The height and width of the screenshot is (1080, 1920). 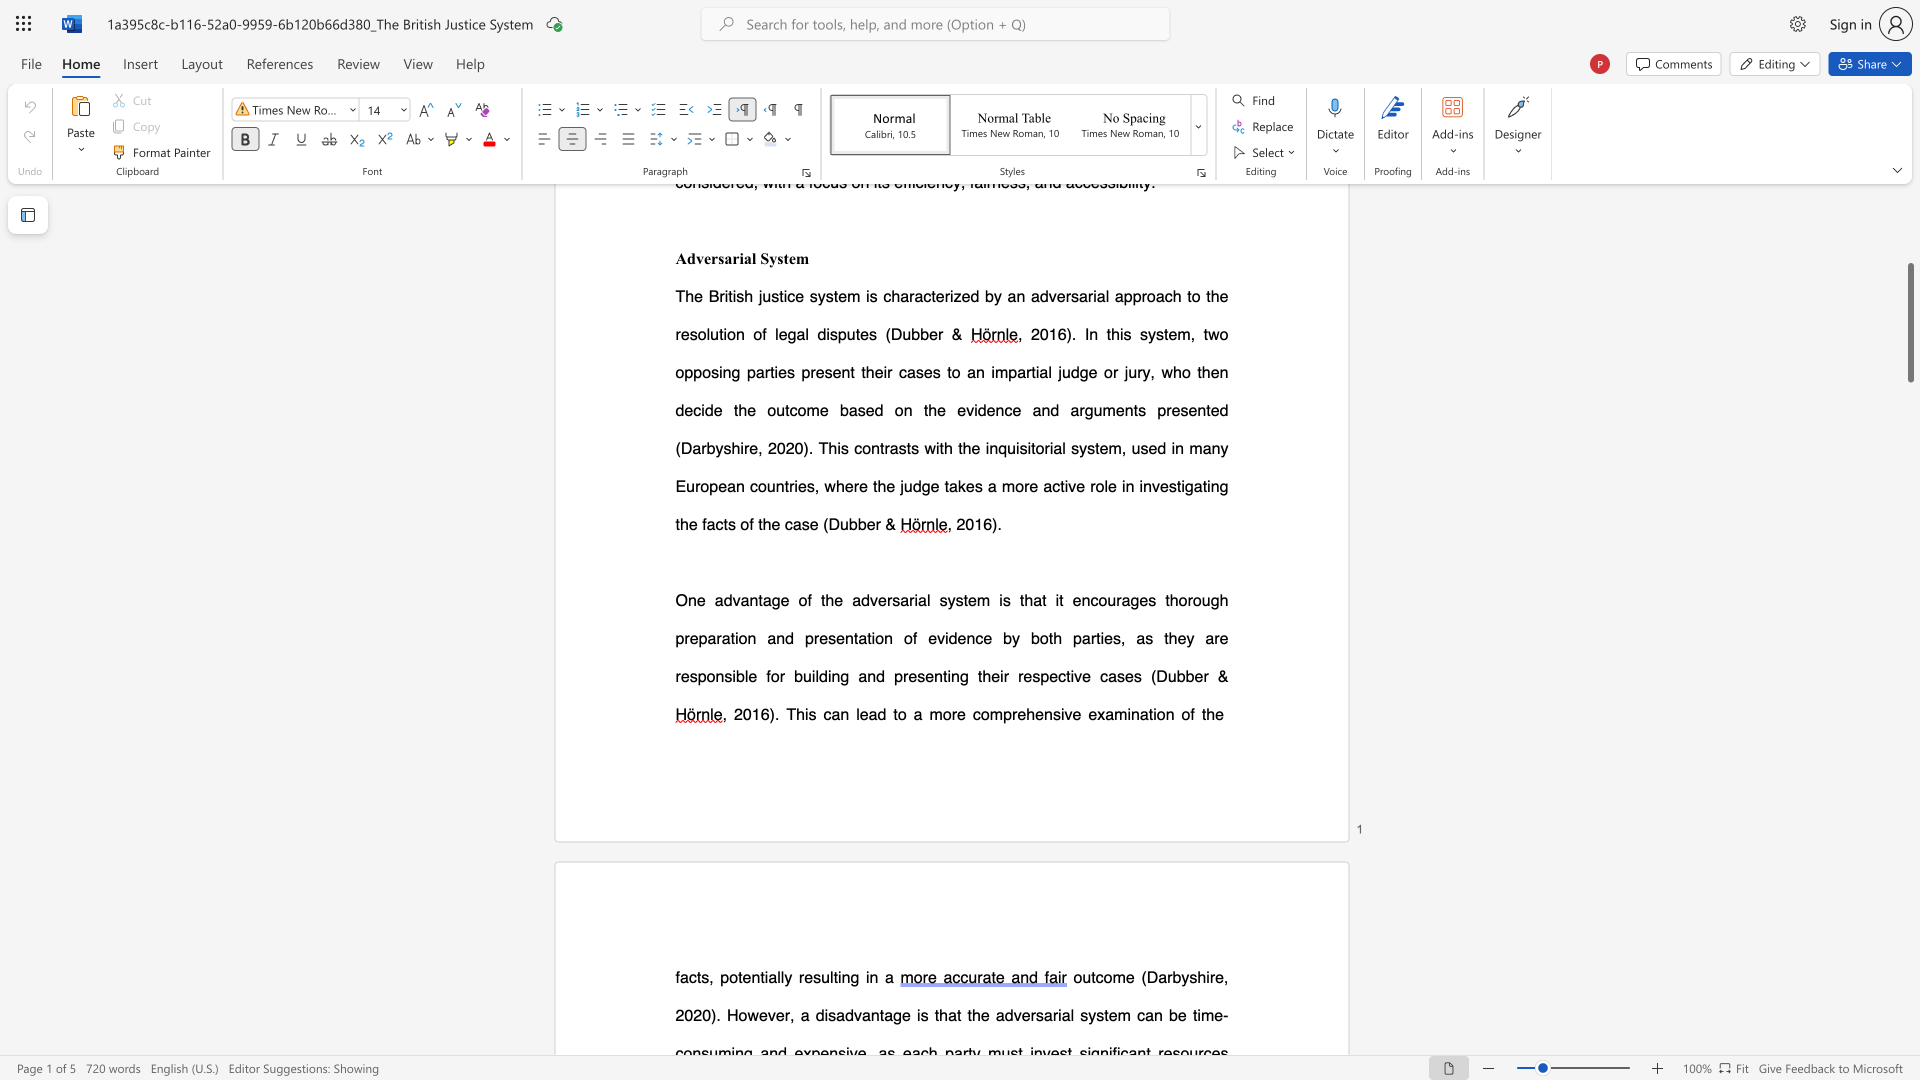 What do you see at coordinates (1156, 675) in the screenshot?
I see `the subset text "Dubber" within the text "(Dubber &"` at bounding box center [1156, 675].